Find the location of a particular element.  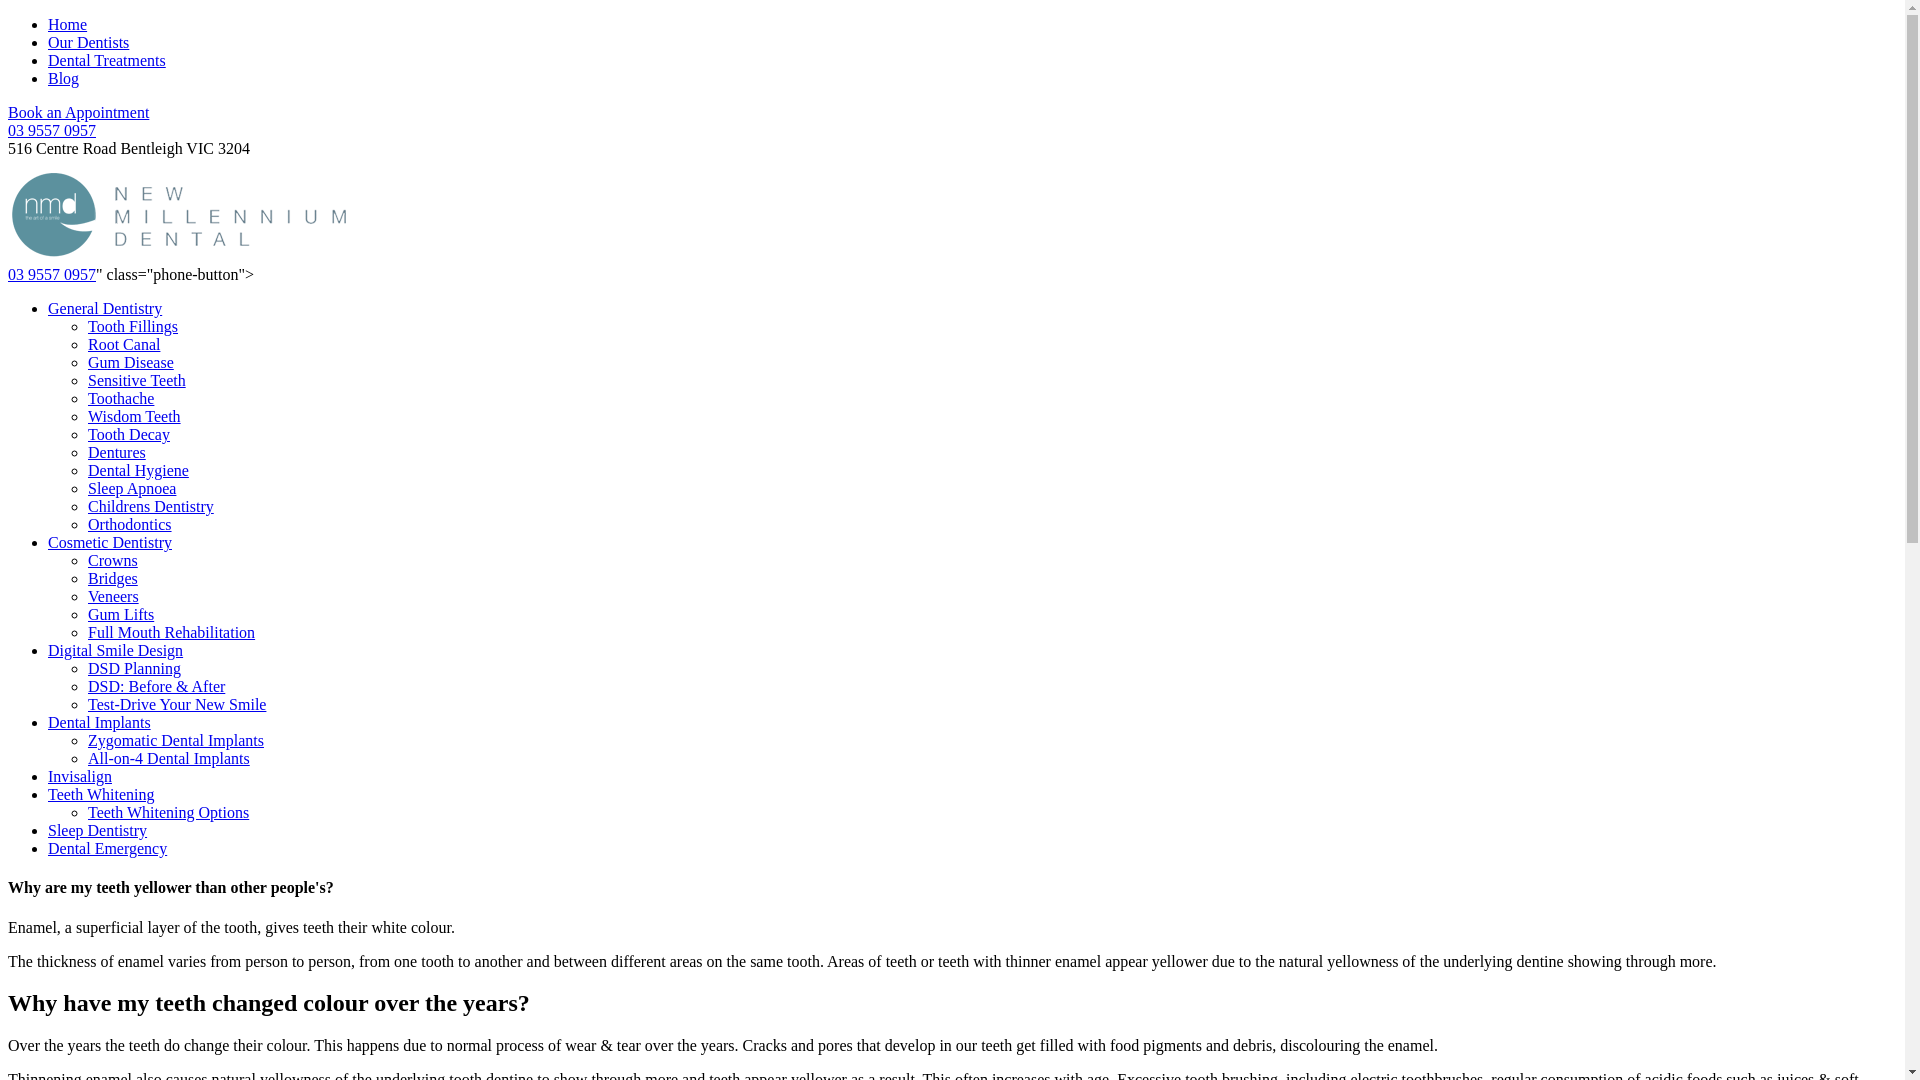

'Root Canal' is located at coordinates (123, 343).